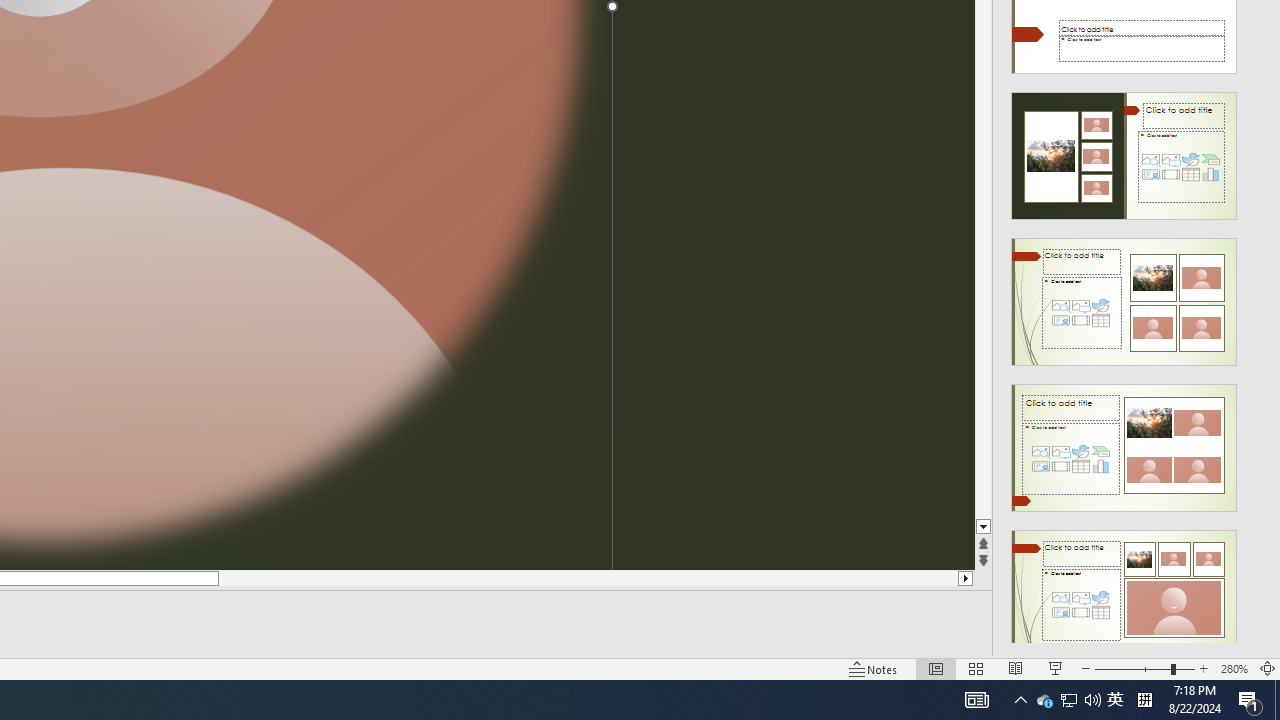 The width and height of the screenshot is (1280, 720). I want to click on 'Notes ', so click(874, 669).